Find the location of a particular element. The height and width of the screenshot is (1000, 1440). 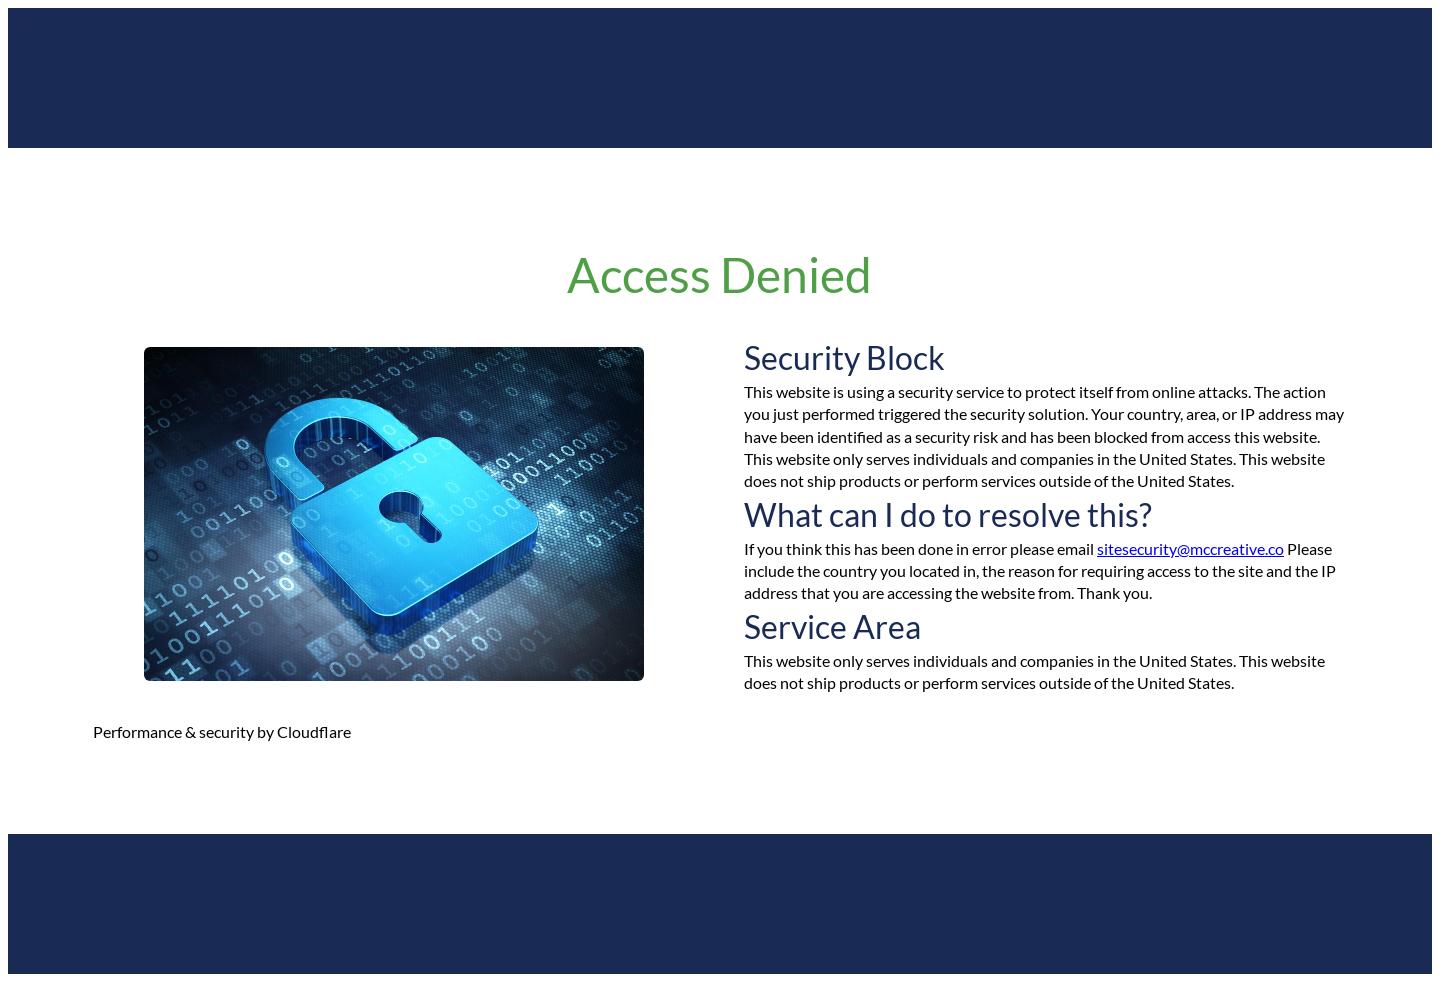

'Please include the country you located in, the reason for requiring access to the site and the IP address that you are accessing the website from.
Thank you.' is located at coordinates (1039, 569).